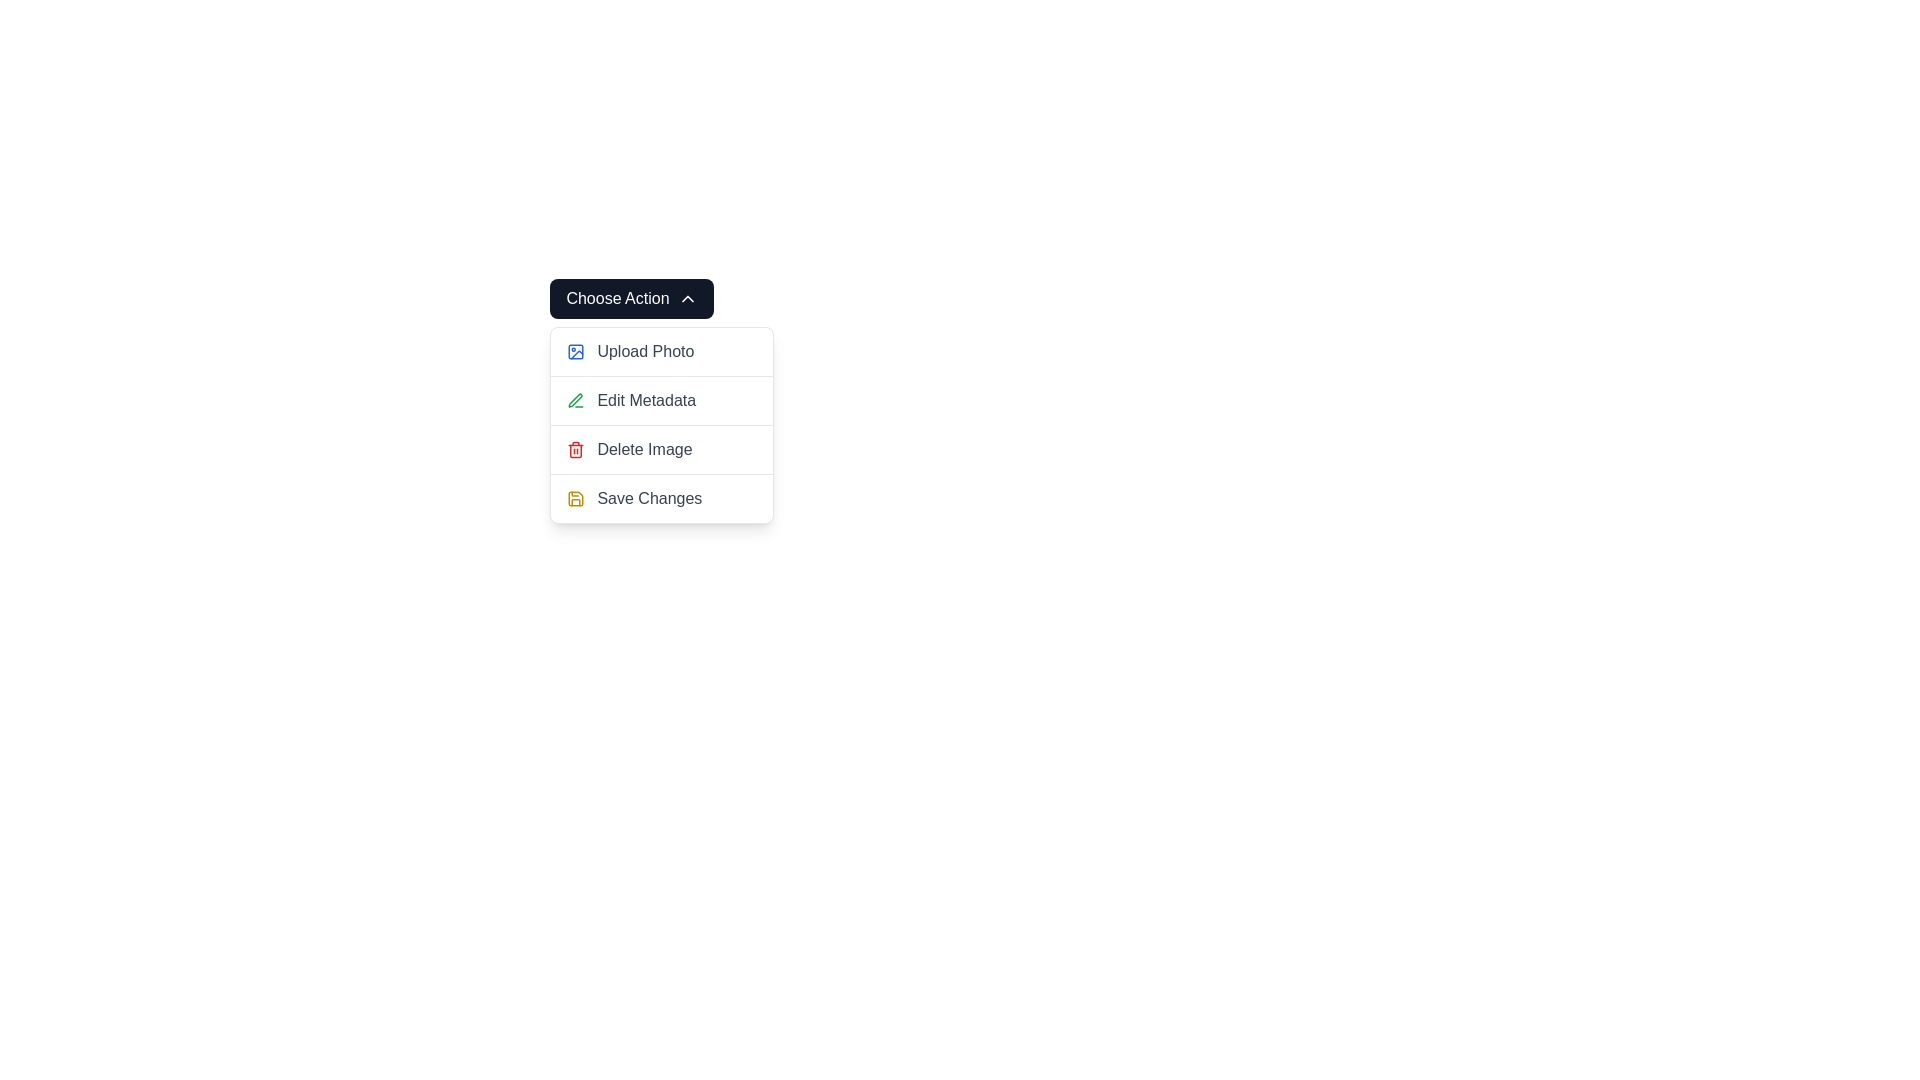 The image size is (1920, 1080). What do you see at coordinates (575, 450) in the screenshot?
I see `the small red trash can icon located to the left of the 'Delete Image' text in the dropdown menu, which is the third option from the top` at bounding box center [575, 450].